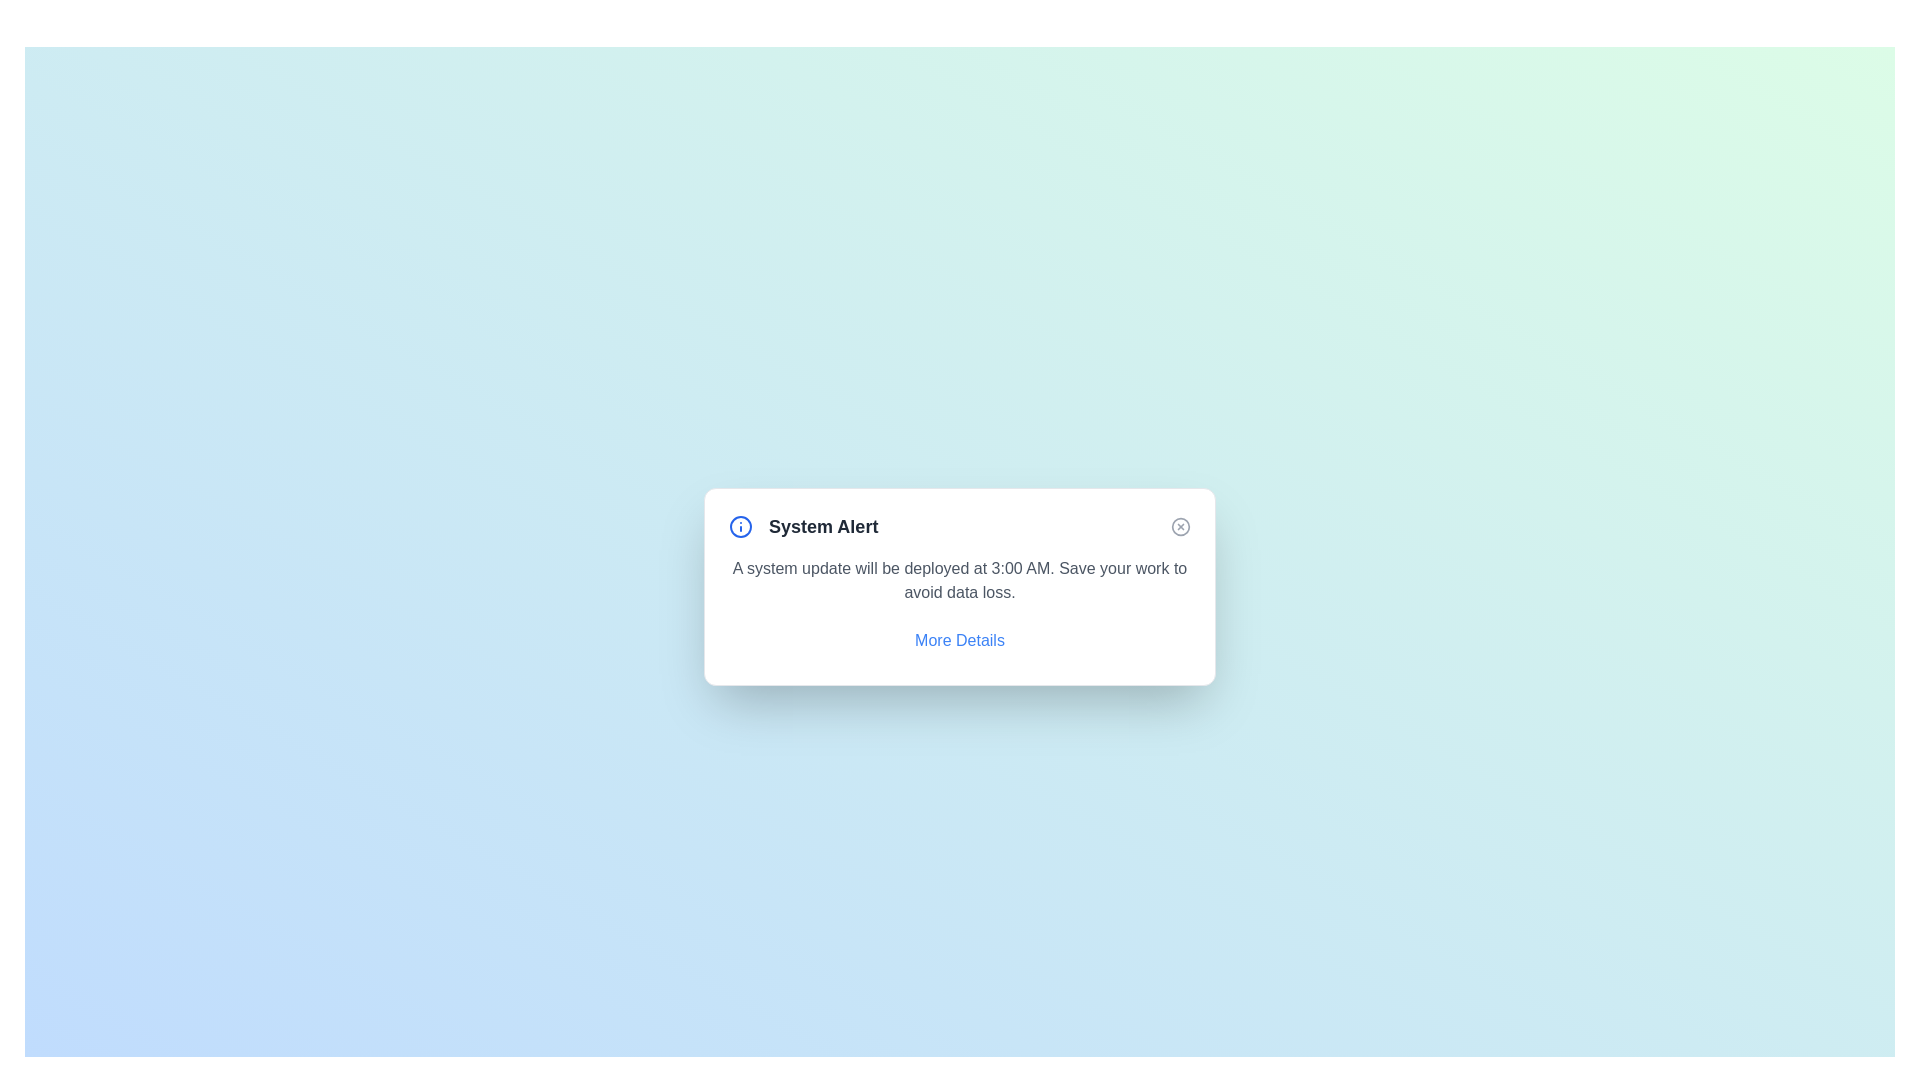 This screenshot has height=1080, width=1920. What do you see at coordinates (739, 526) in the screenshot?
I see `the blue circular informational icon located to the left of the 'System Alert' text in the top-left corner of the modal dialog box` at bounding box center [739, 526].